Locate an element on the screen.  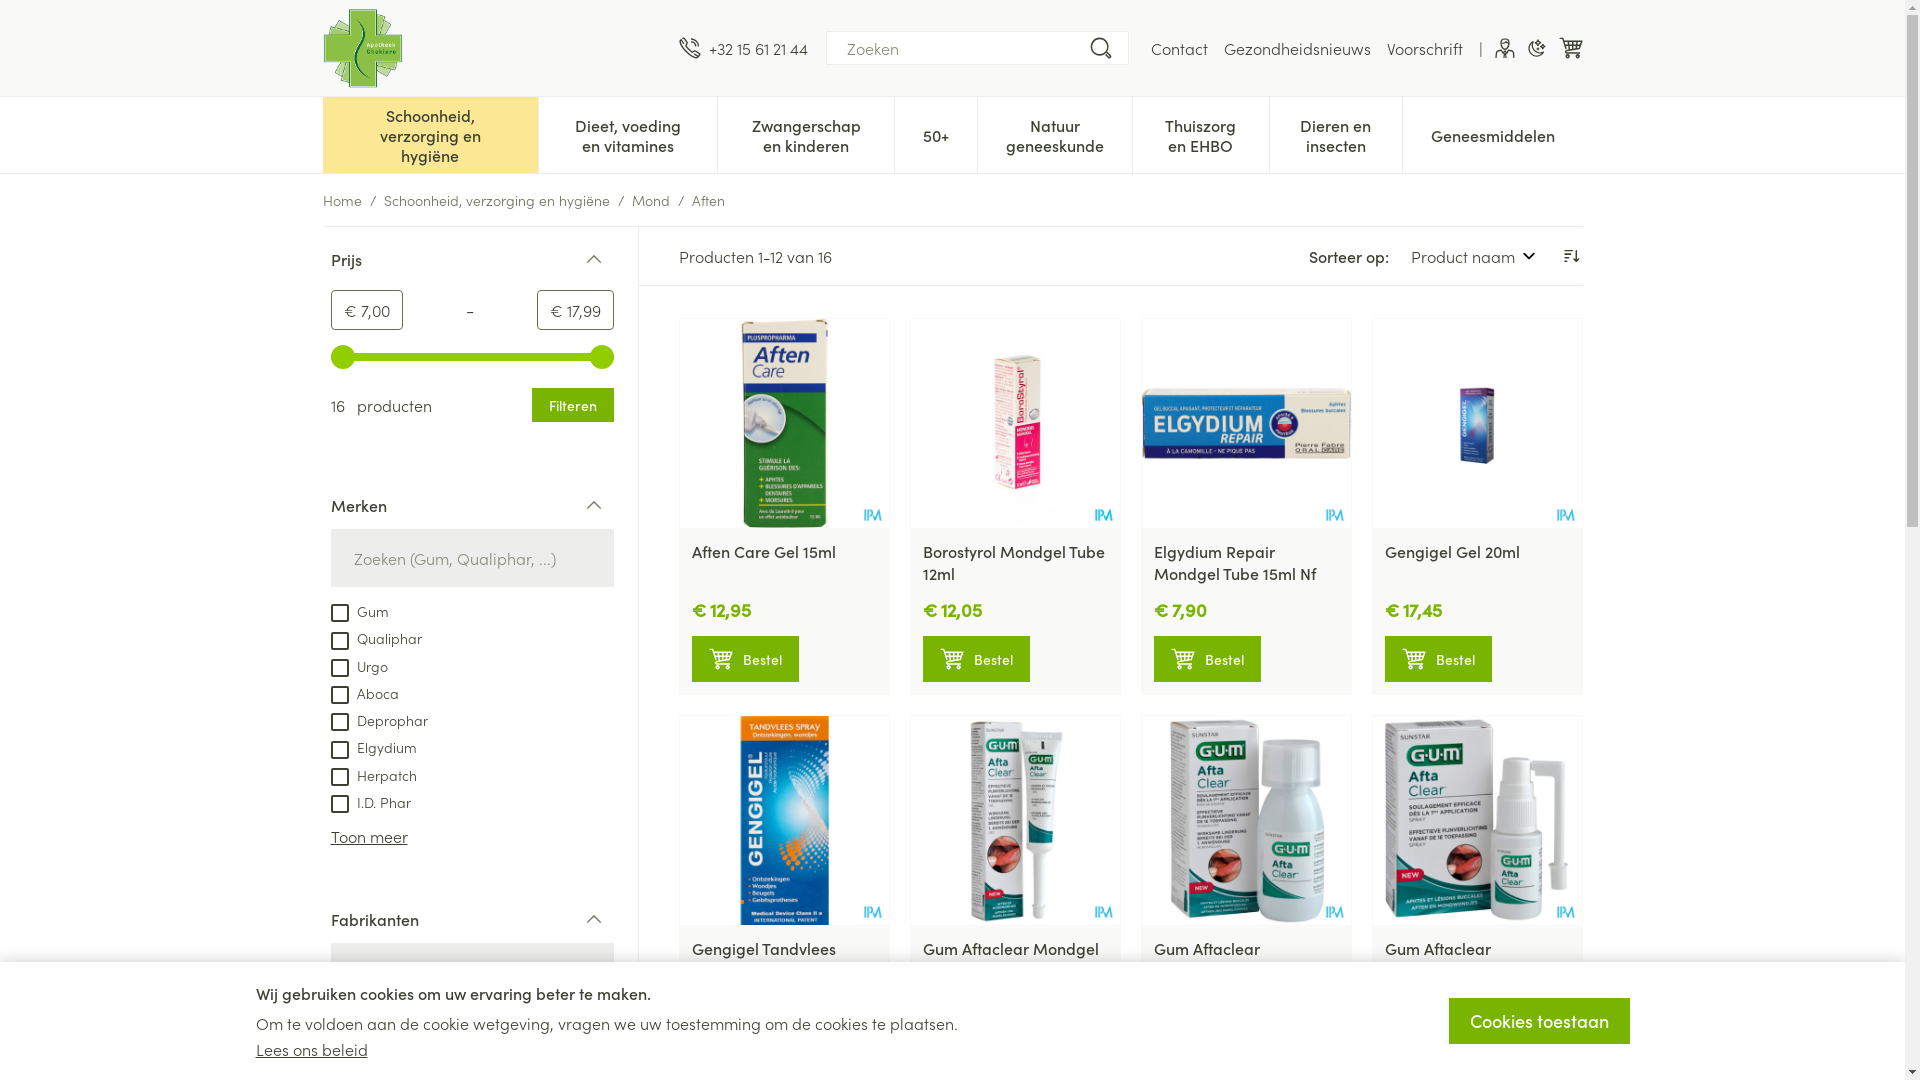
'Zoeken' is located at coordinates (1098, 46).